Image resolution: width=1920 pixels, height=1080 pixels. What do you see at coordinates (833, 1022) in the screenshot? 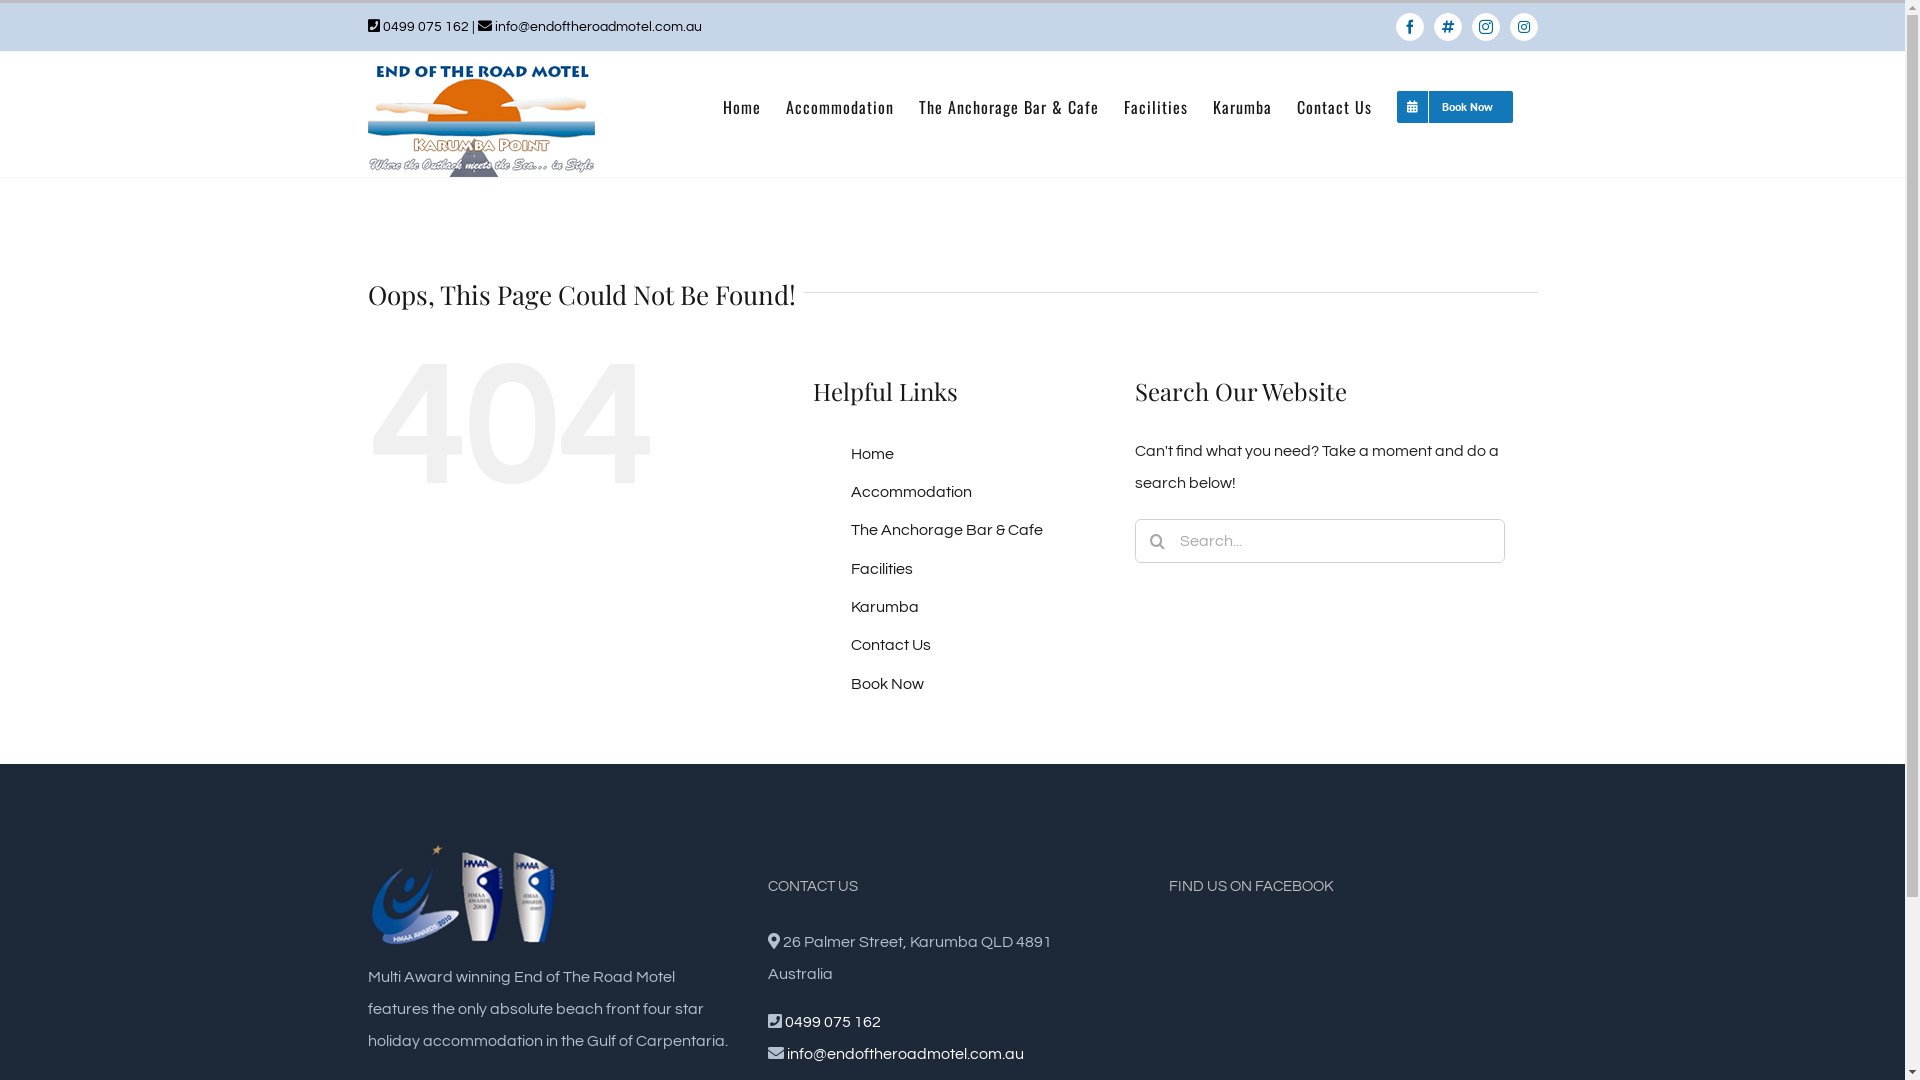
I see `'0499 075 162'` at bounding box center [833, 1022].